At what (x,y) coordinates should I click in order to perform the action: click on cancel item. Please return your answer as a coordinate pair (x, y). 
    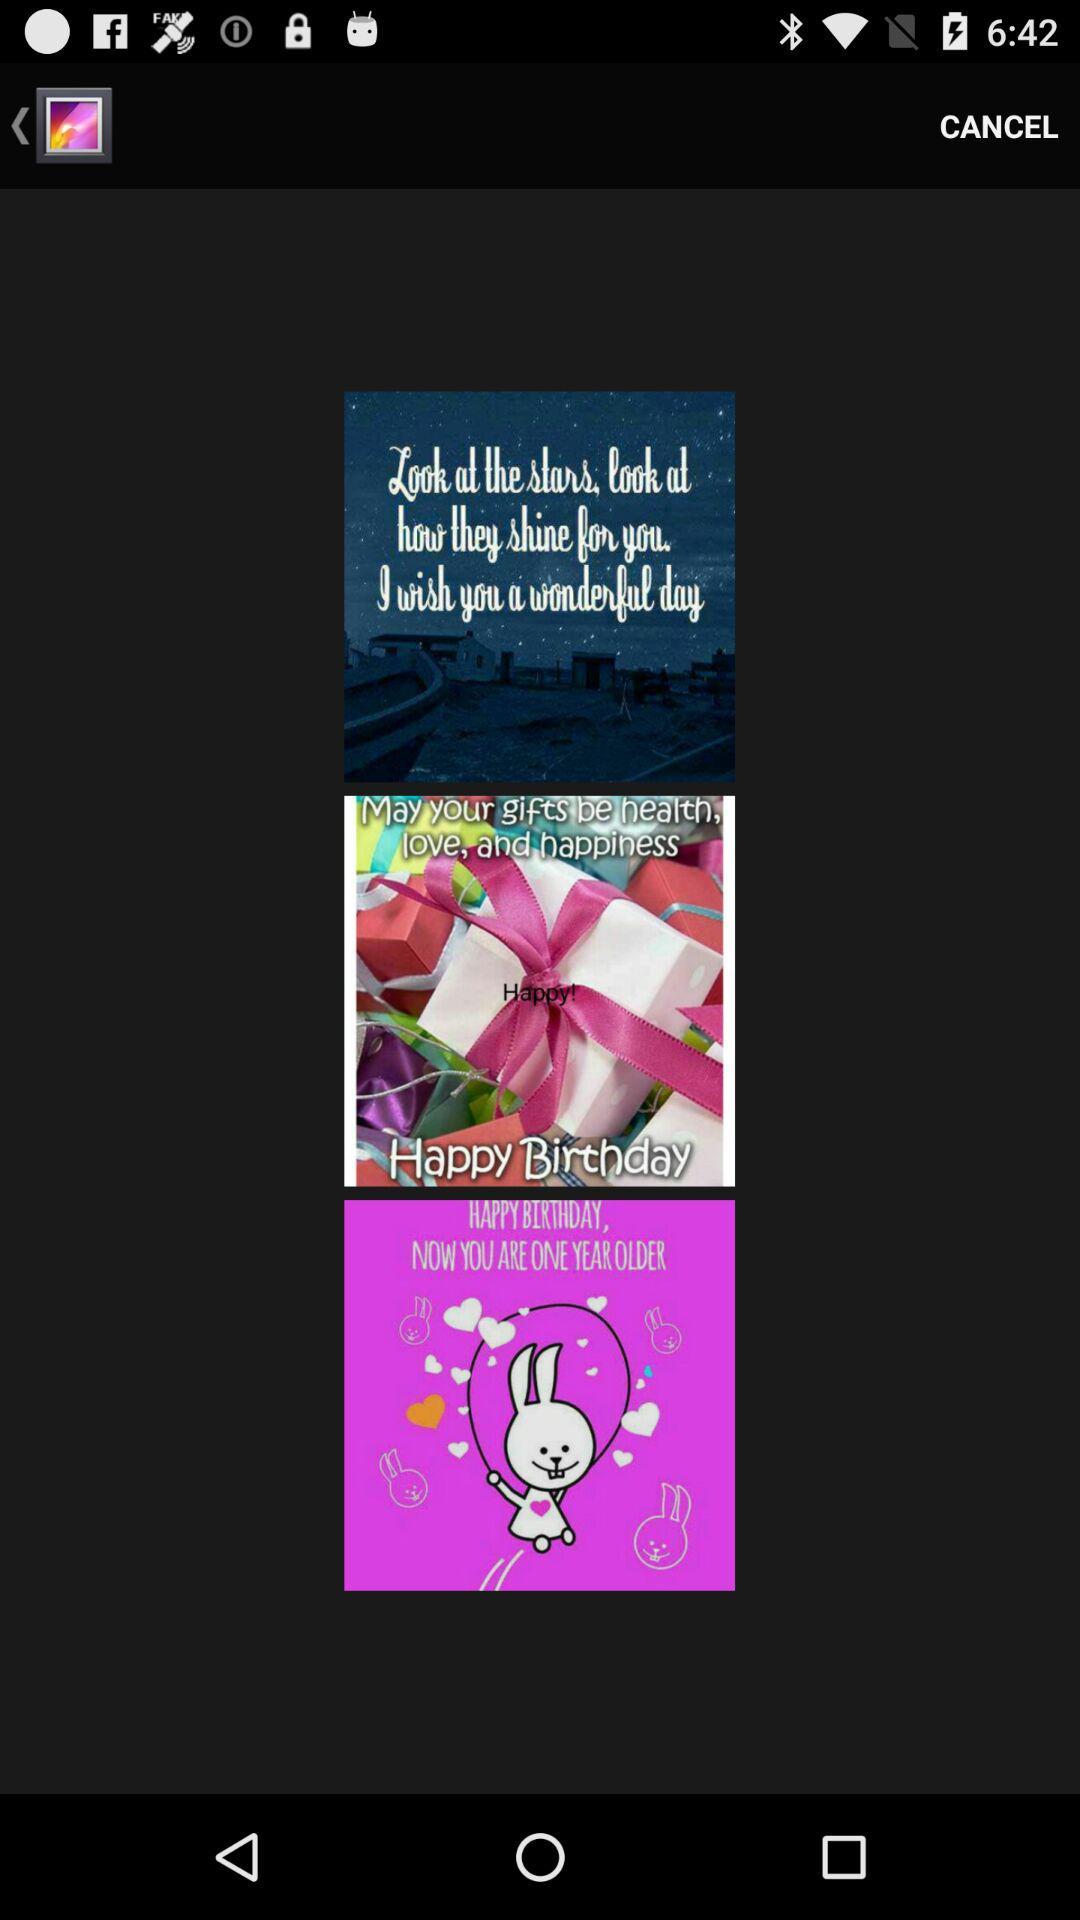
    Looking at the image, I should click on (999, 124).